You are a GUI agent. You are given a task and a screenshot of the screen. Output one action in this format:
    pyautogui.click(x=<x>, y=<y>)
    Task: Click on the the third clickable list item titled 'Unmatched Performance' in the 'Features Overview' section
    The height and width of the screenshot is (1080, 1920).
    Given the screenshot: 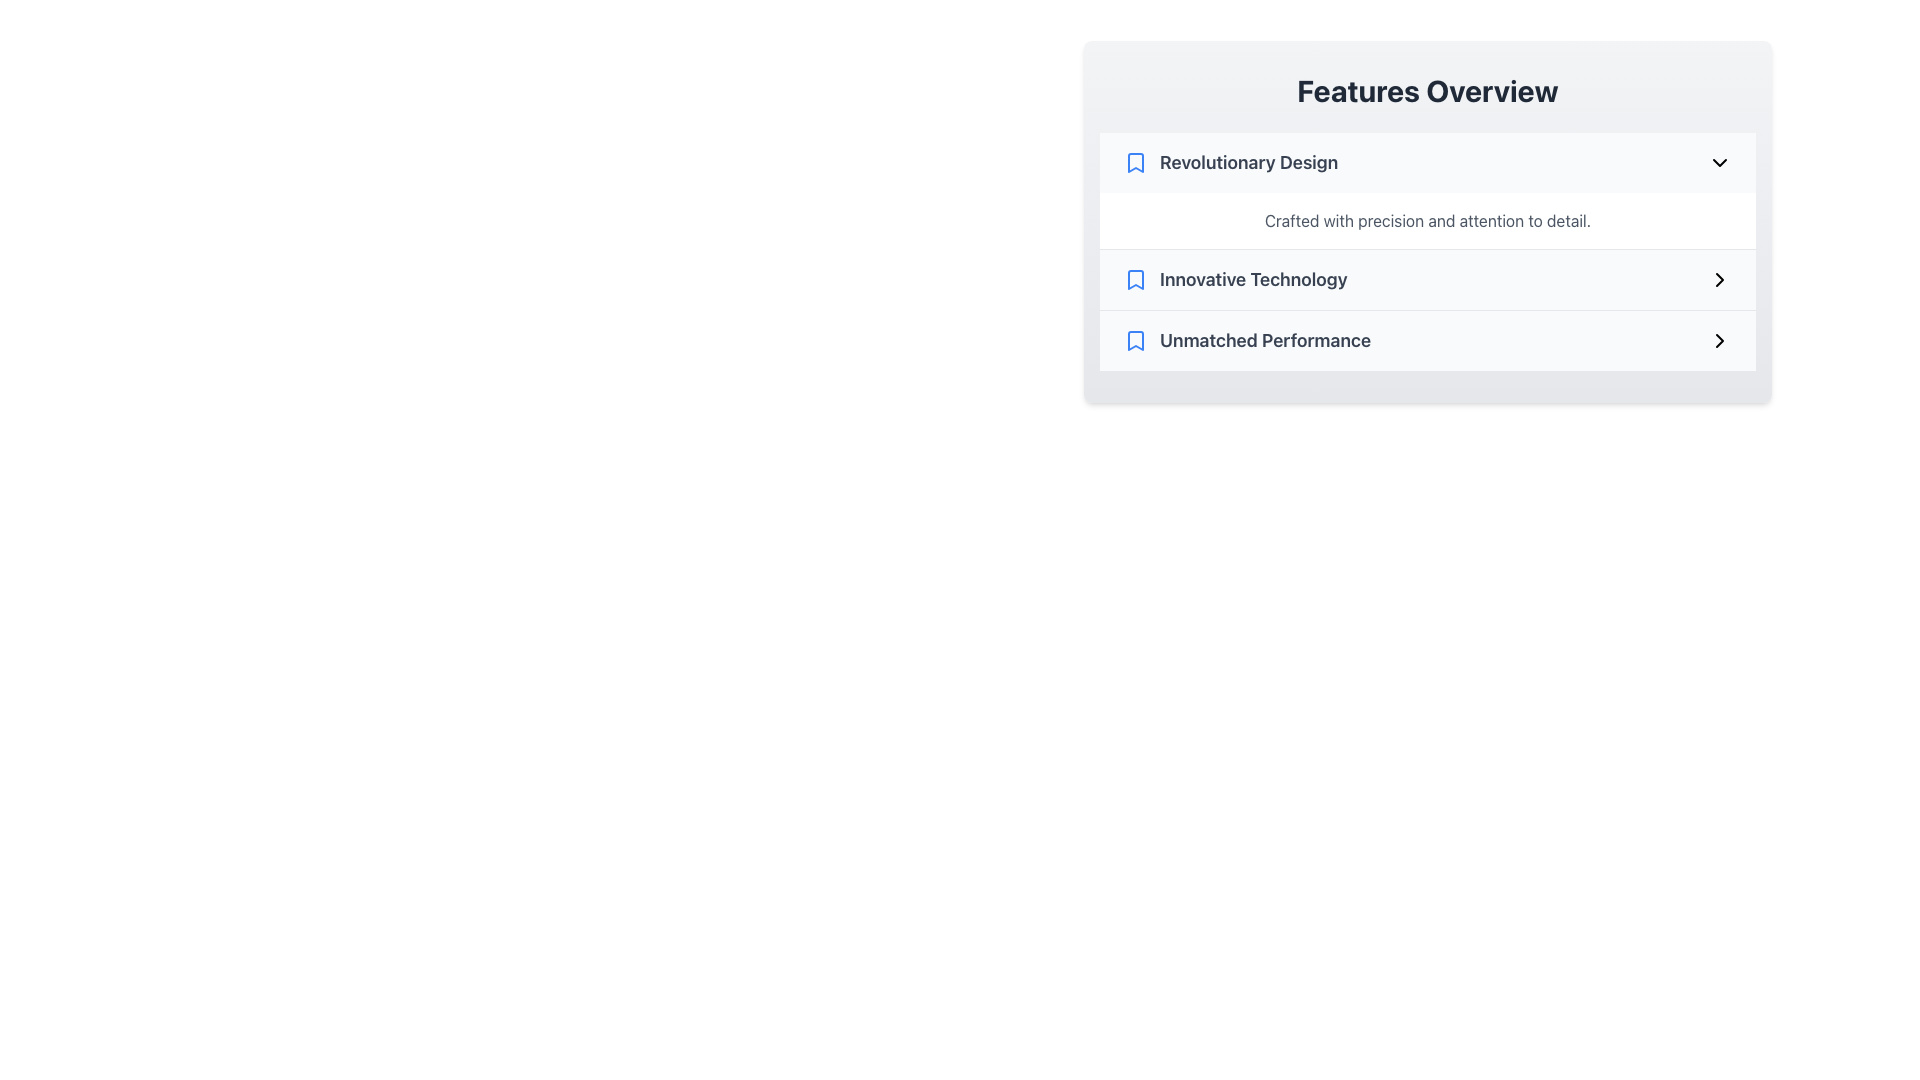 What is the action you would take?
    pyautogui.click(x=1246, y=339)
    